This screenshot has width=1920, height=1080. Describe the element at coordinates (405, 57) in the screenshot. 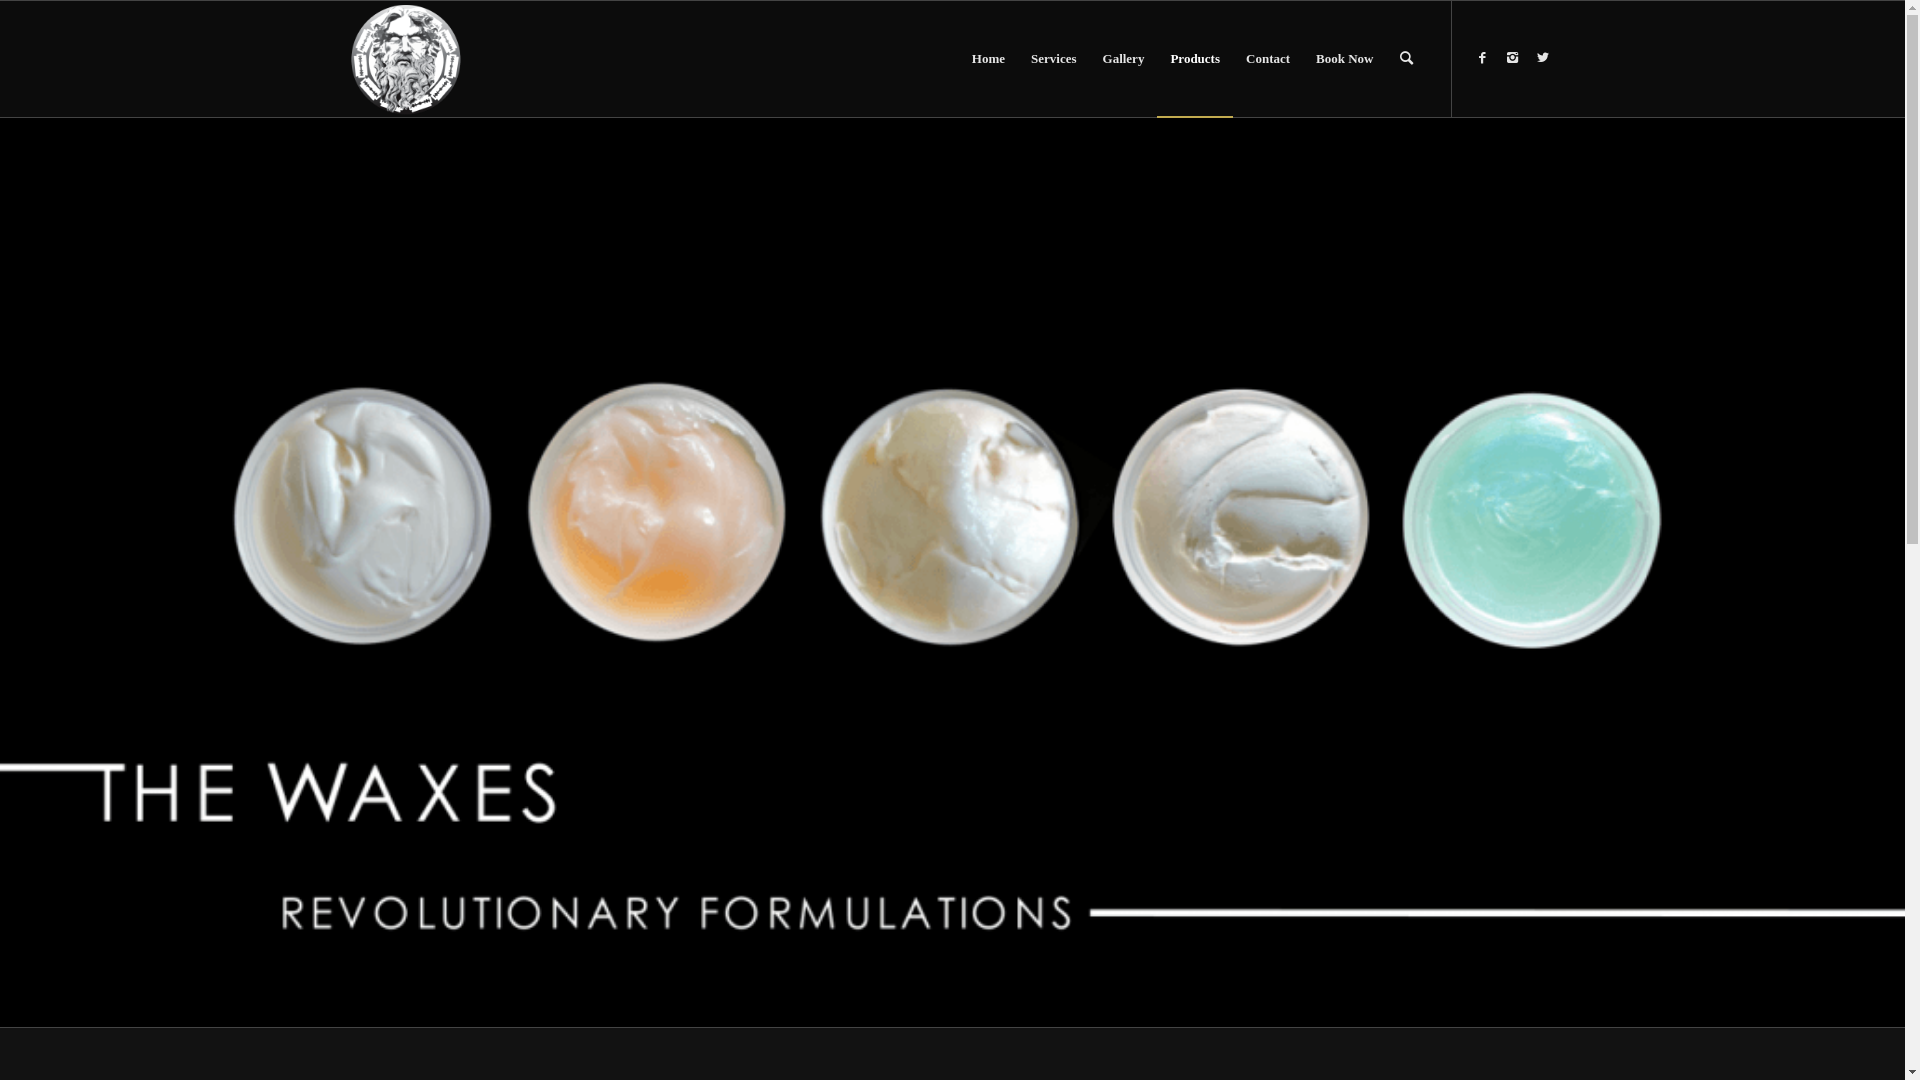

I see `'Barber-Culture-Med-Logo-Calgary'` at that location.